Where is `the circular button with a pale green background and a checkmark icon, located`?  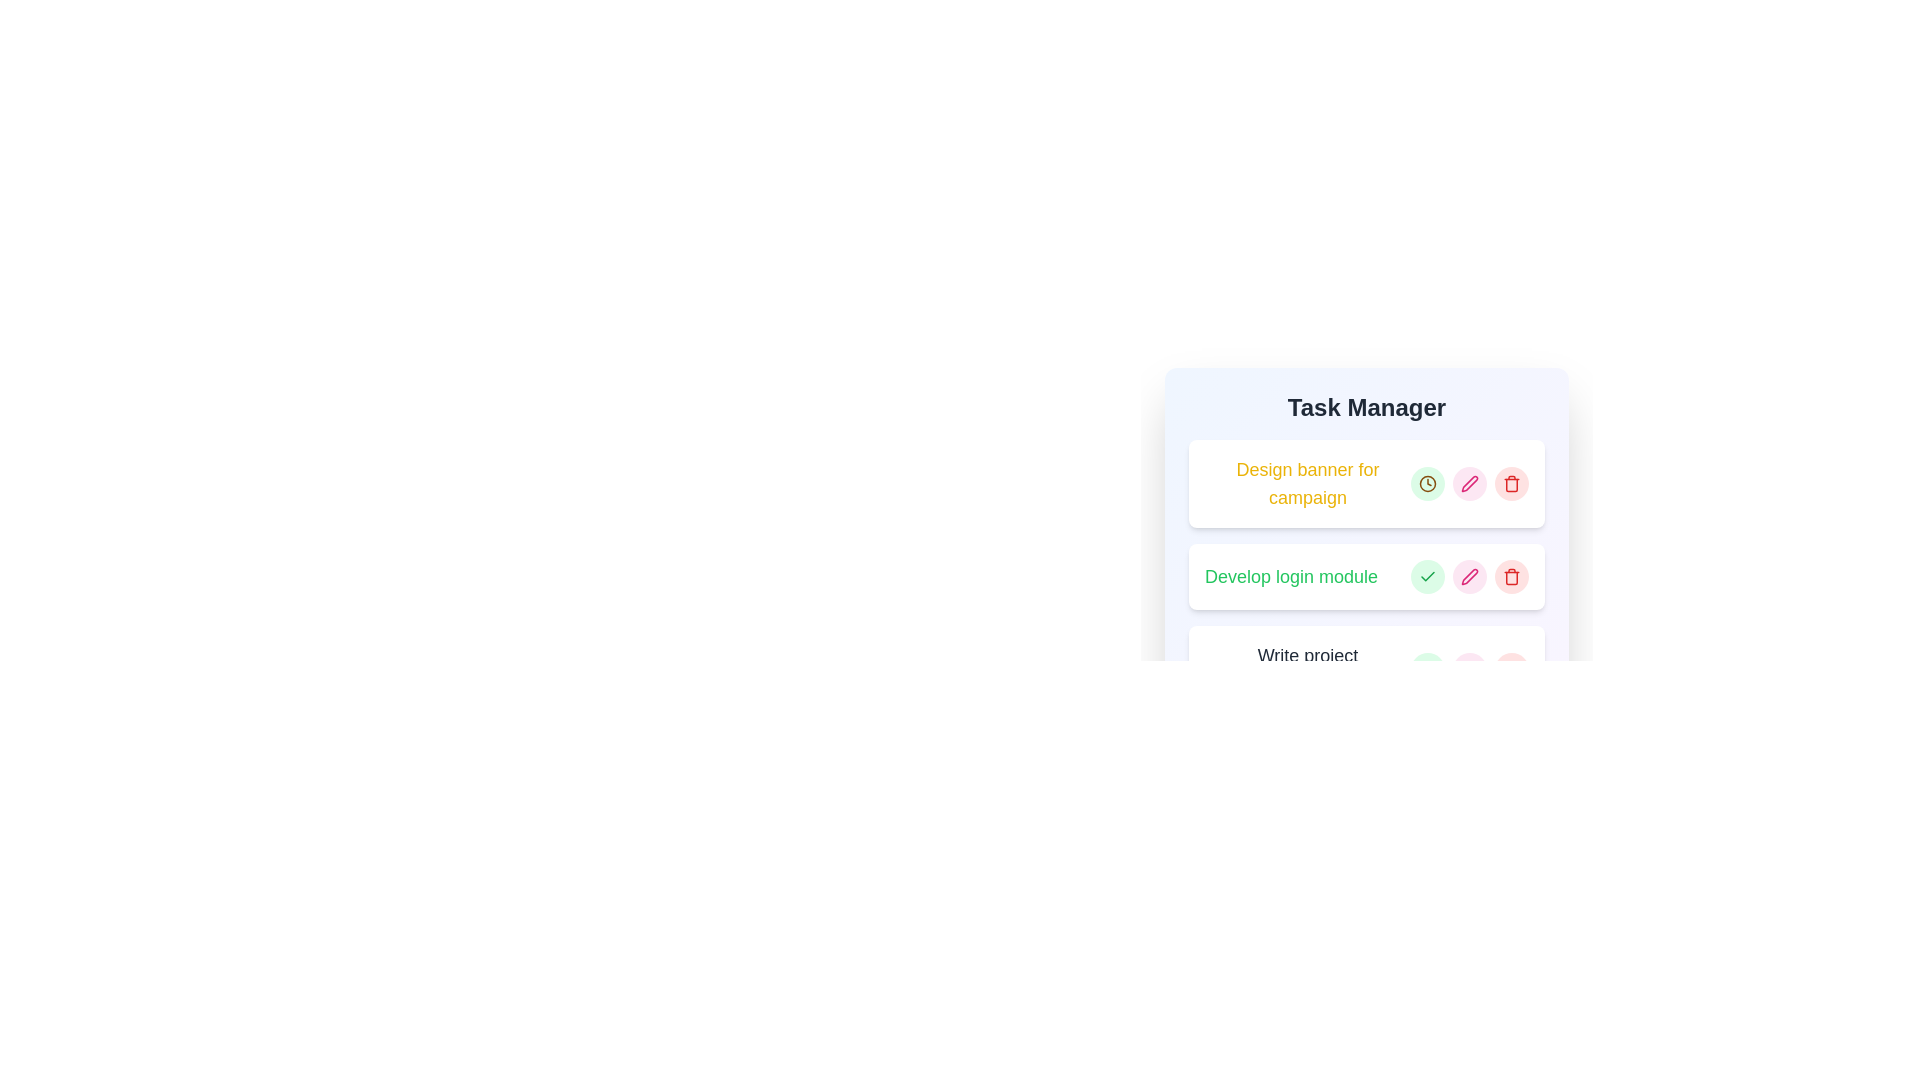
the circular button with a pale green background and a checkmark icon, located is located at coordinates (1427, 577).